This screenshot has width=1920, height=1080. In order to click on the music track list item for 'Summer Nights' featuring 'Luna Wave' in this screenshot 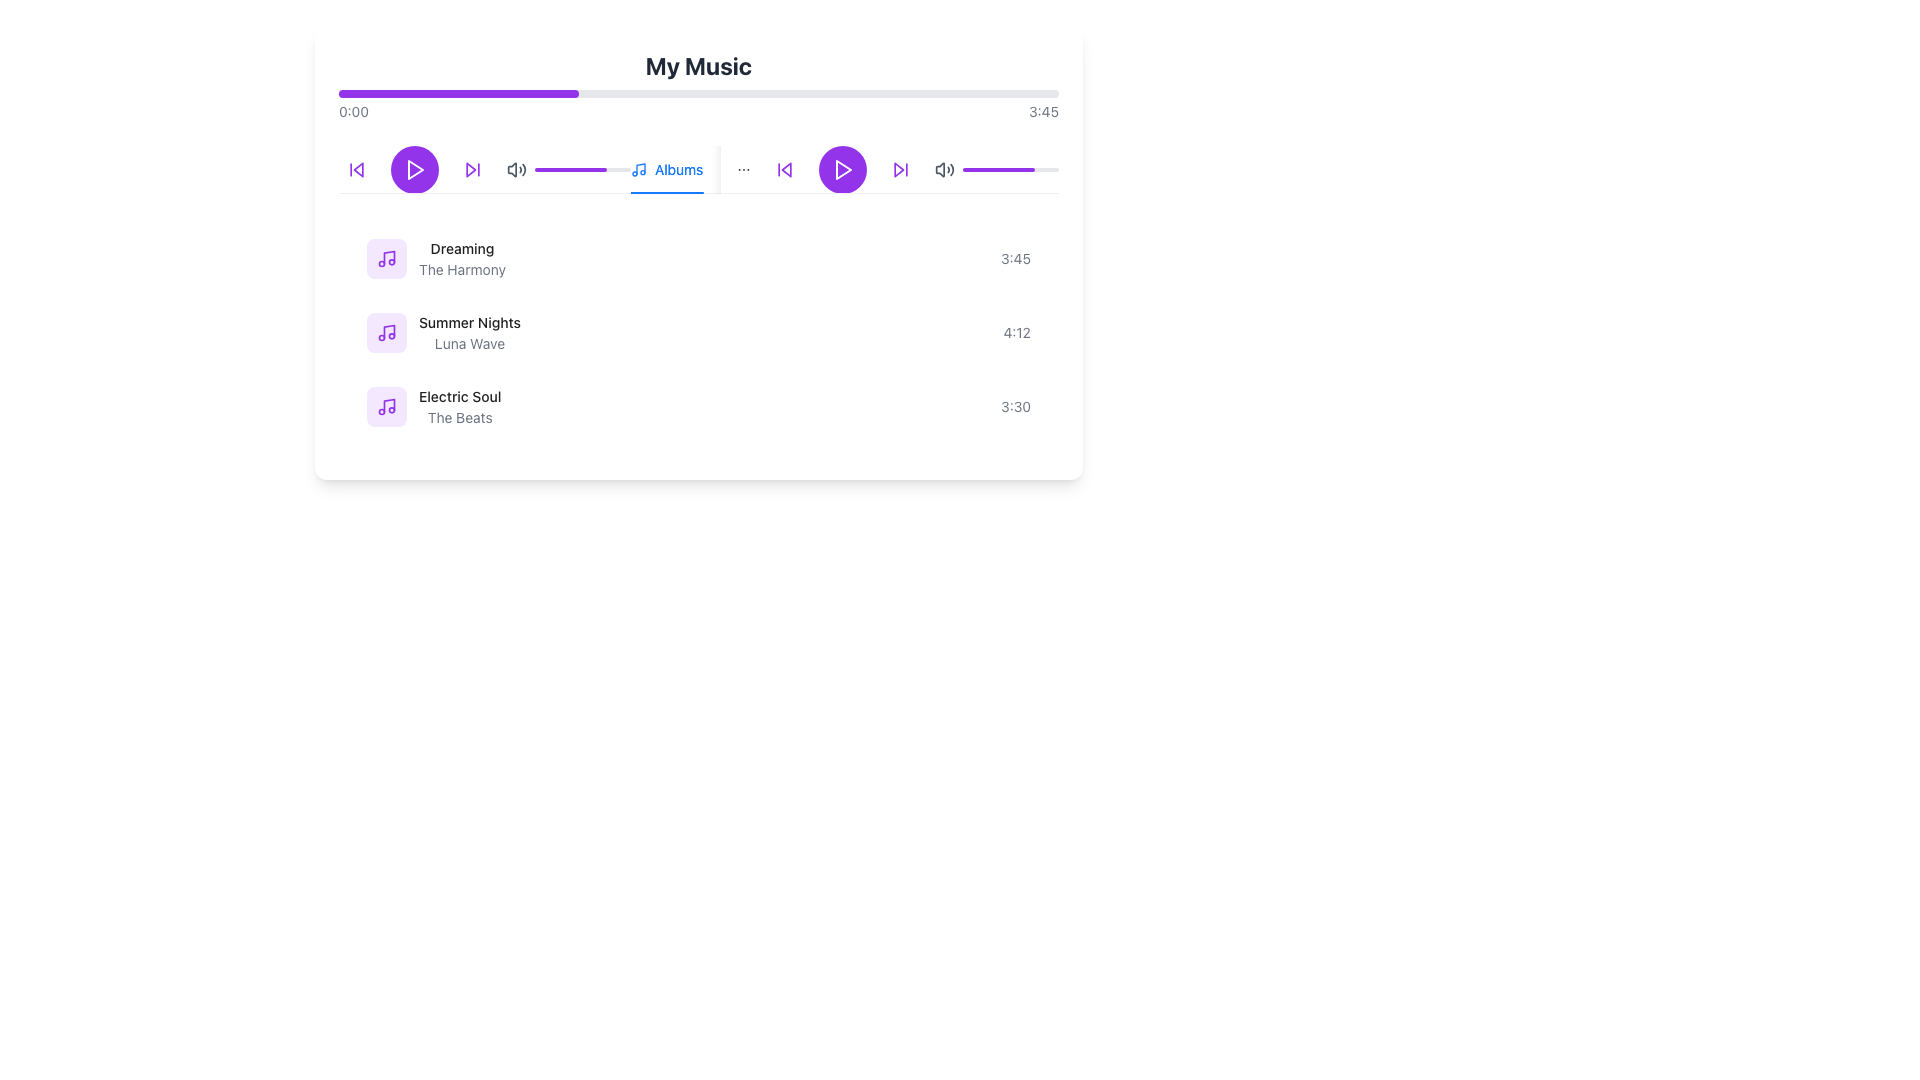, I will do `click(443, 331)`.